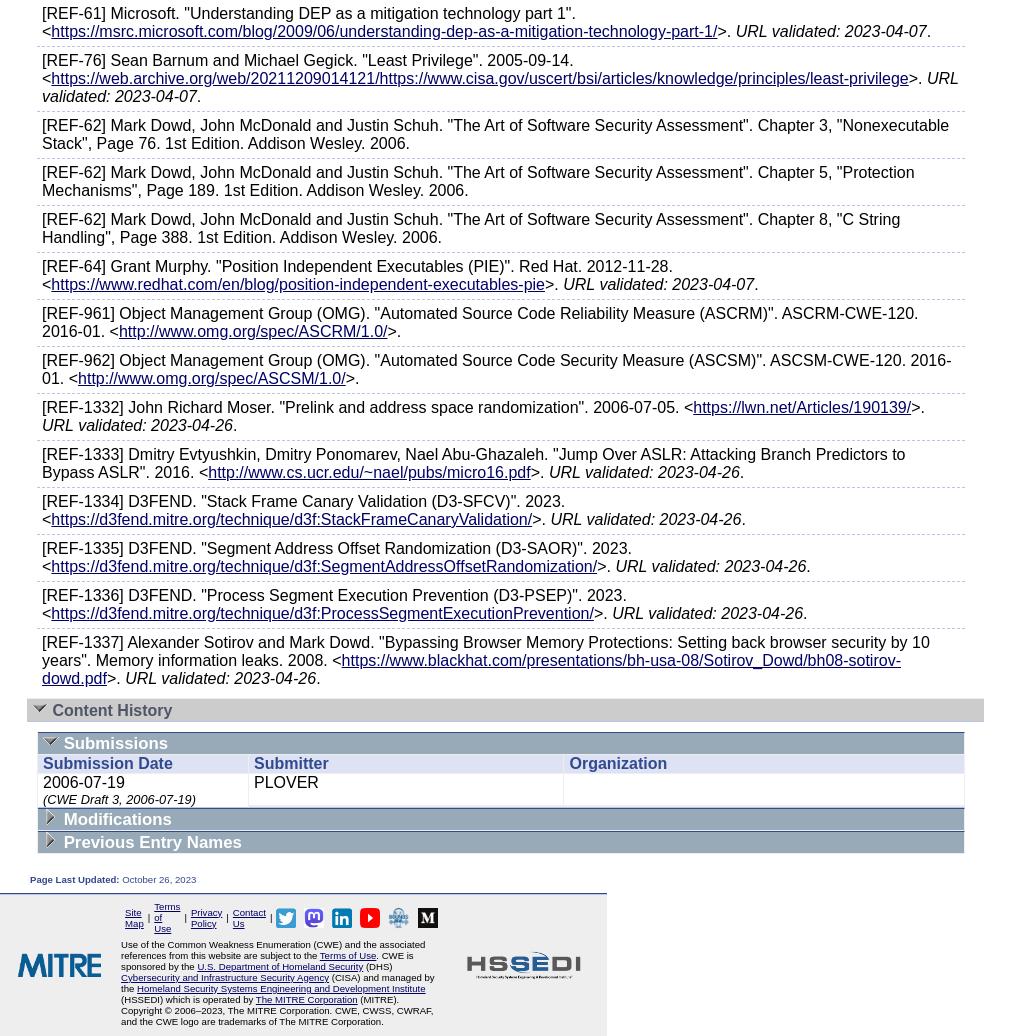 The image size is (1020, 1036). Describe the element at coordinates (471, 228) in the screenshot. I see `'[REF-62] Mark Dowd, John McDonald
							and Justin Schuh. "The Art of Software Security Assessment". Chapter 8, "C String Handling", Page 388. 1st Edition. Addison Wesley. 2006.'` at that location.